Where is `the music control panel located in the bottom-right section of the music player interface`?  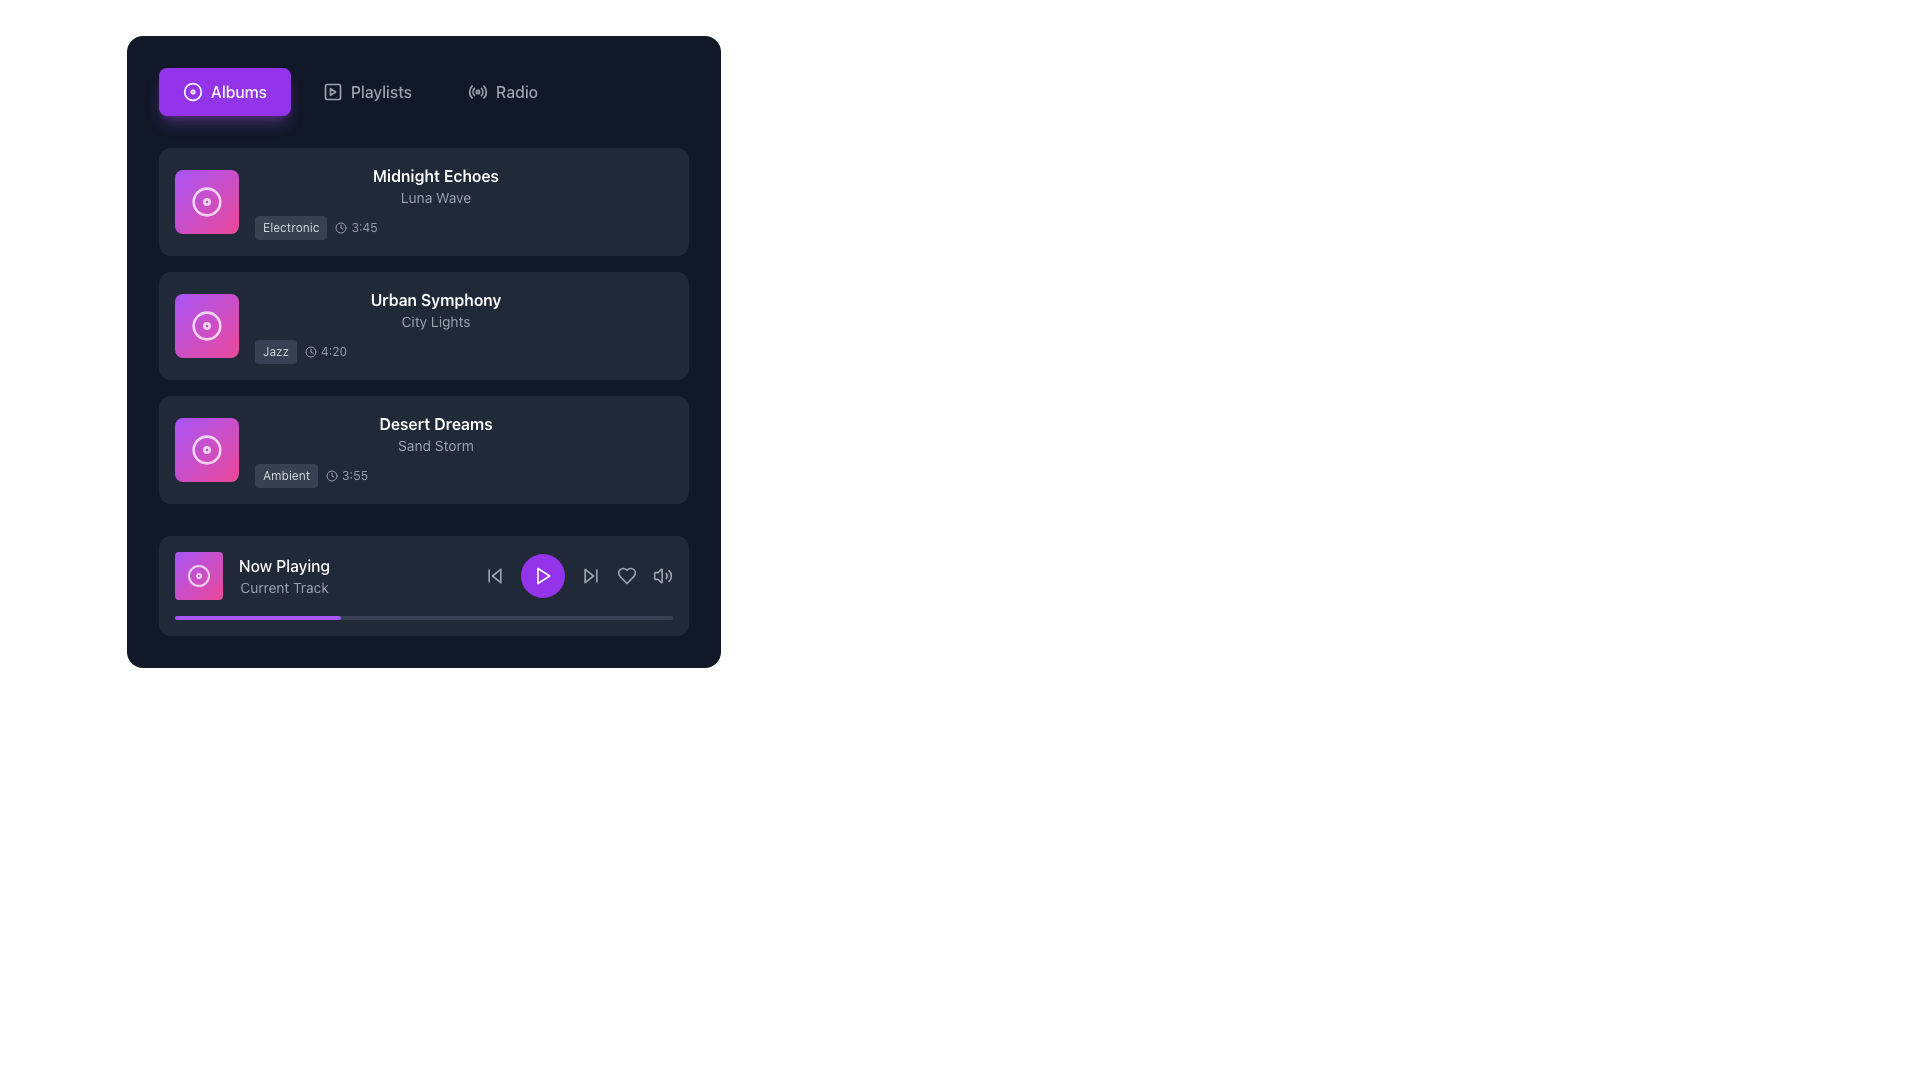
the music control panel located in the bottom-right section of the music player interface is located at coordinates (578, 575).